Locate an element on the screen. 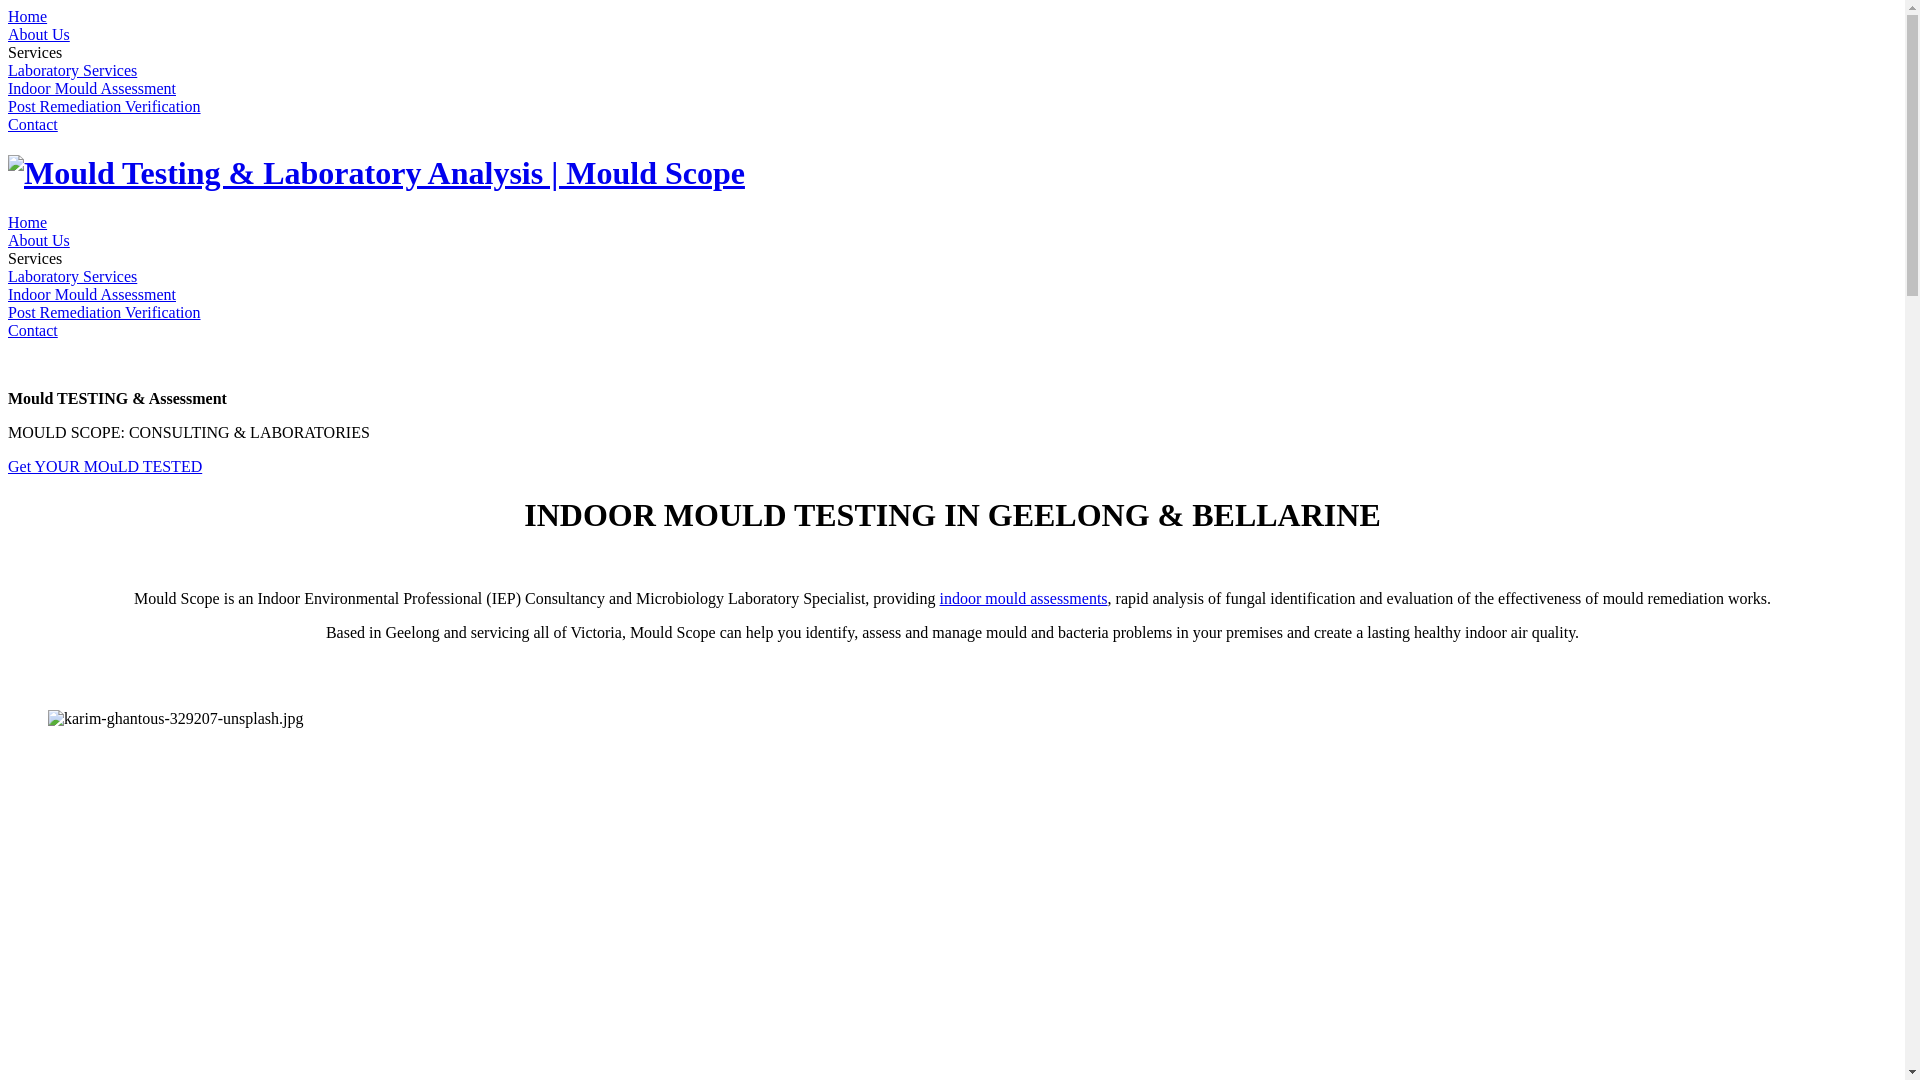 The image size is (1920, 1080). 'Contact' is located at coordinates (33, 329).